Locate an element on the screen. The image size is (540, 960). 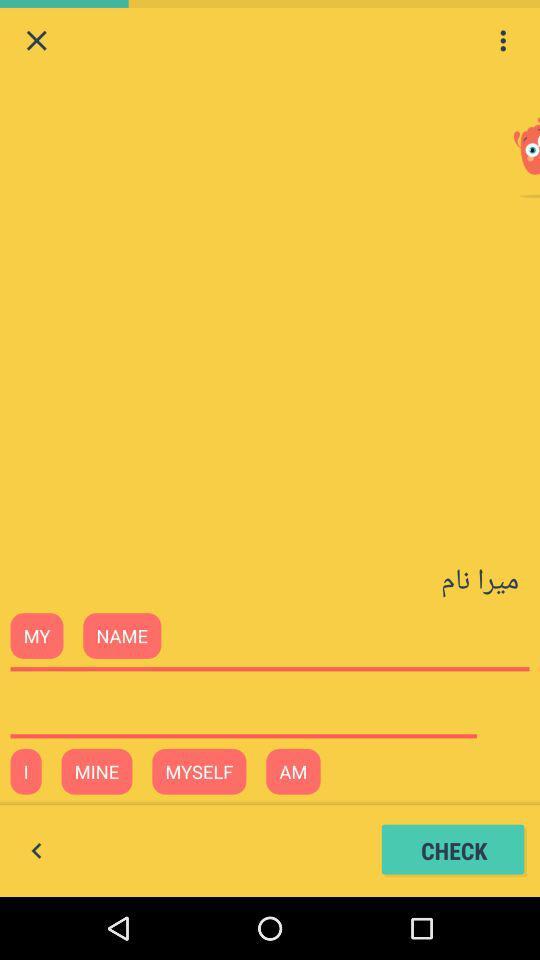
the more icon is located at coordinates (502, 42).